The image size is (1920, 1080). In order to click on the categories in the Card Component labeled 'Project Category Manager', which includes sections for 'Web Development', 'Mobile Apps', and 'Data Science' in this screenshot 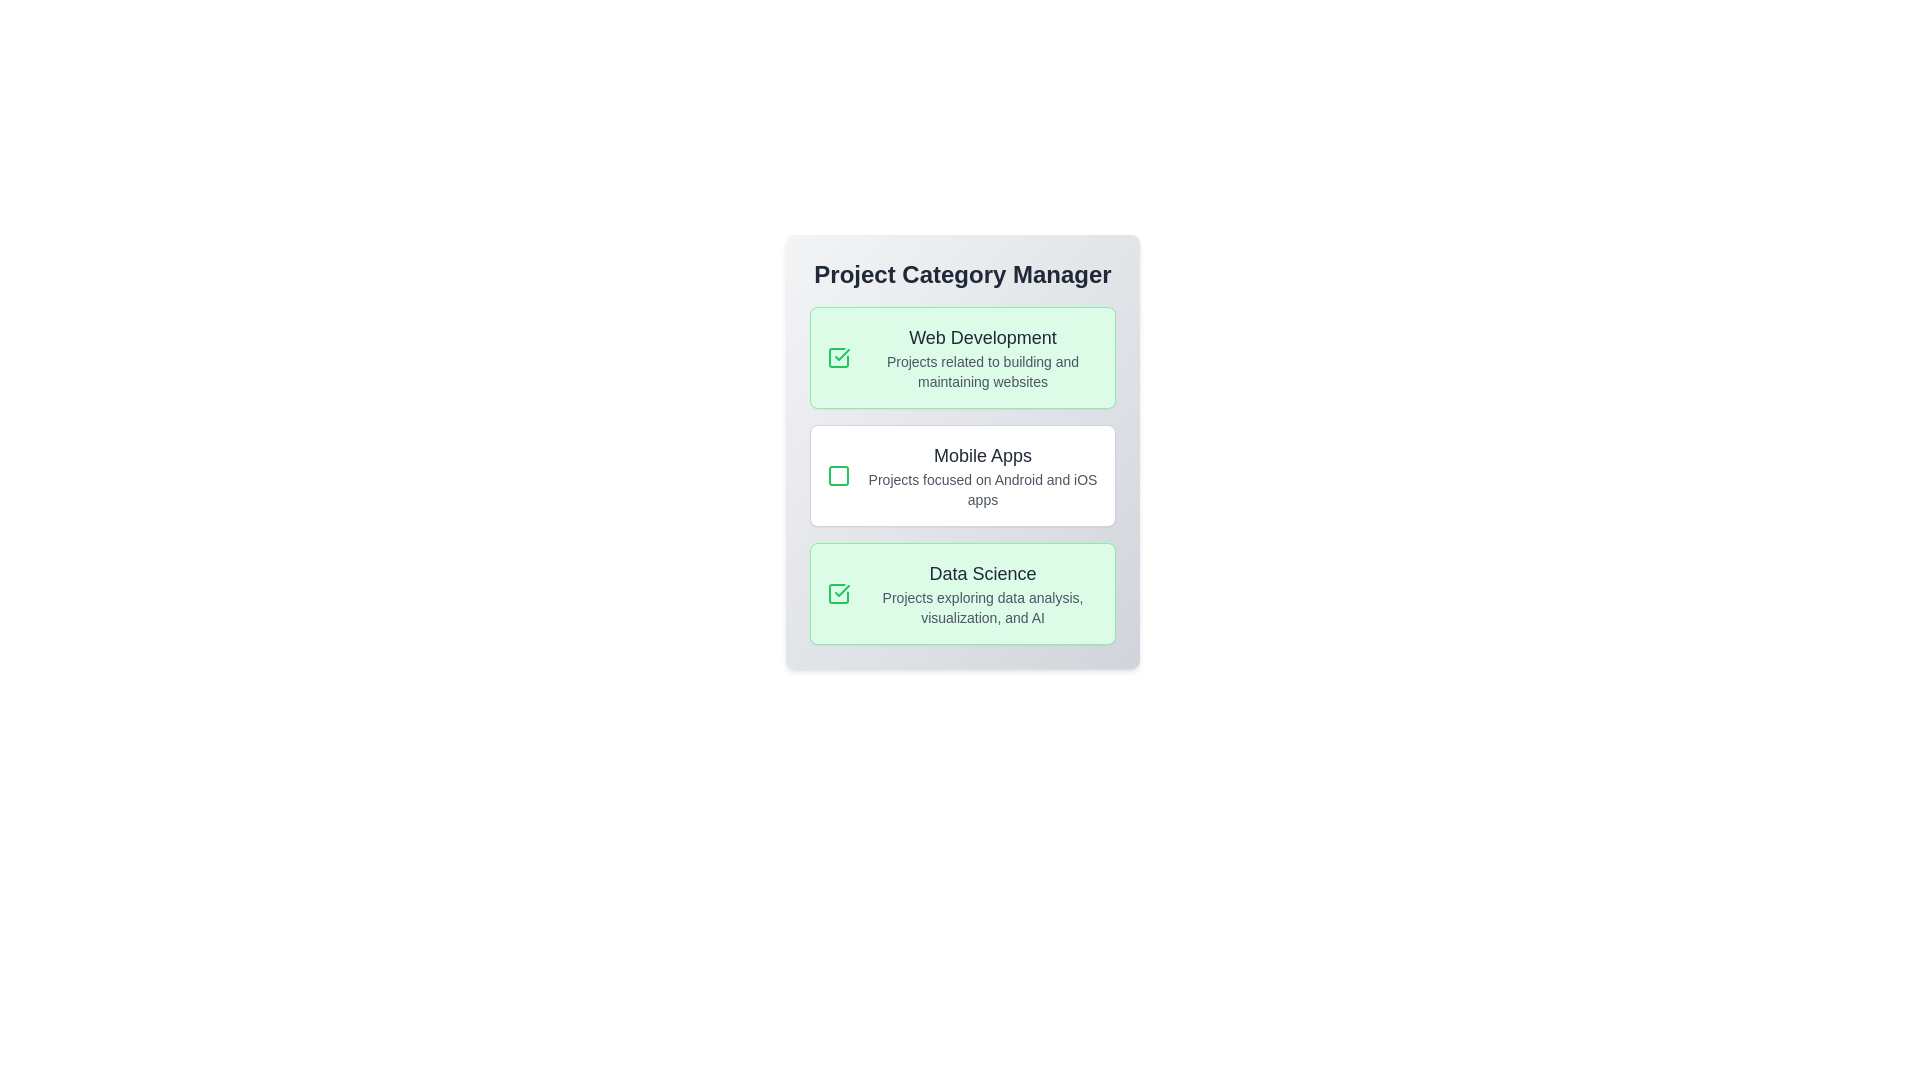, I will do `click(963, 451)`.